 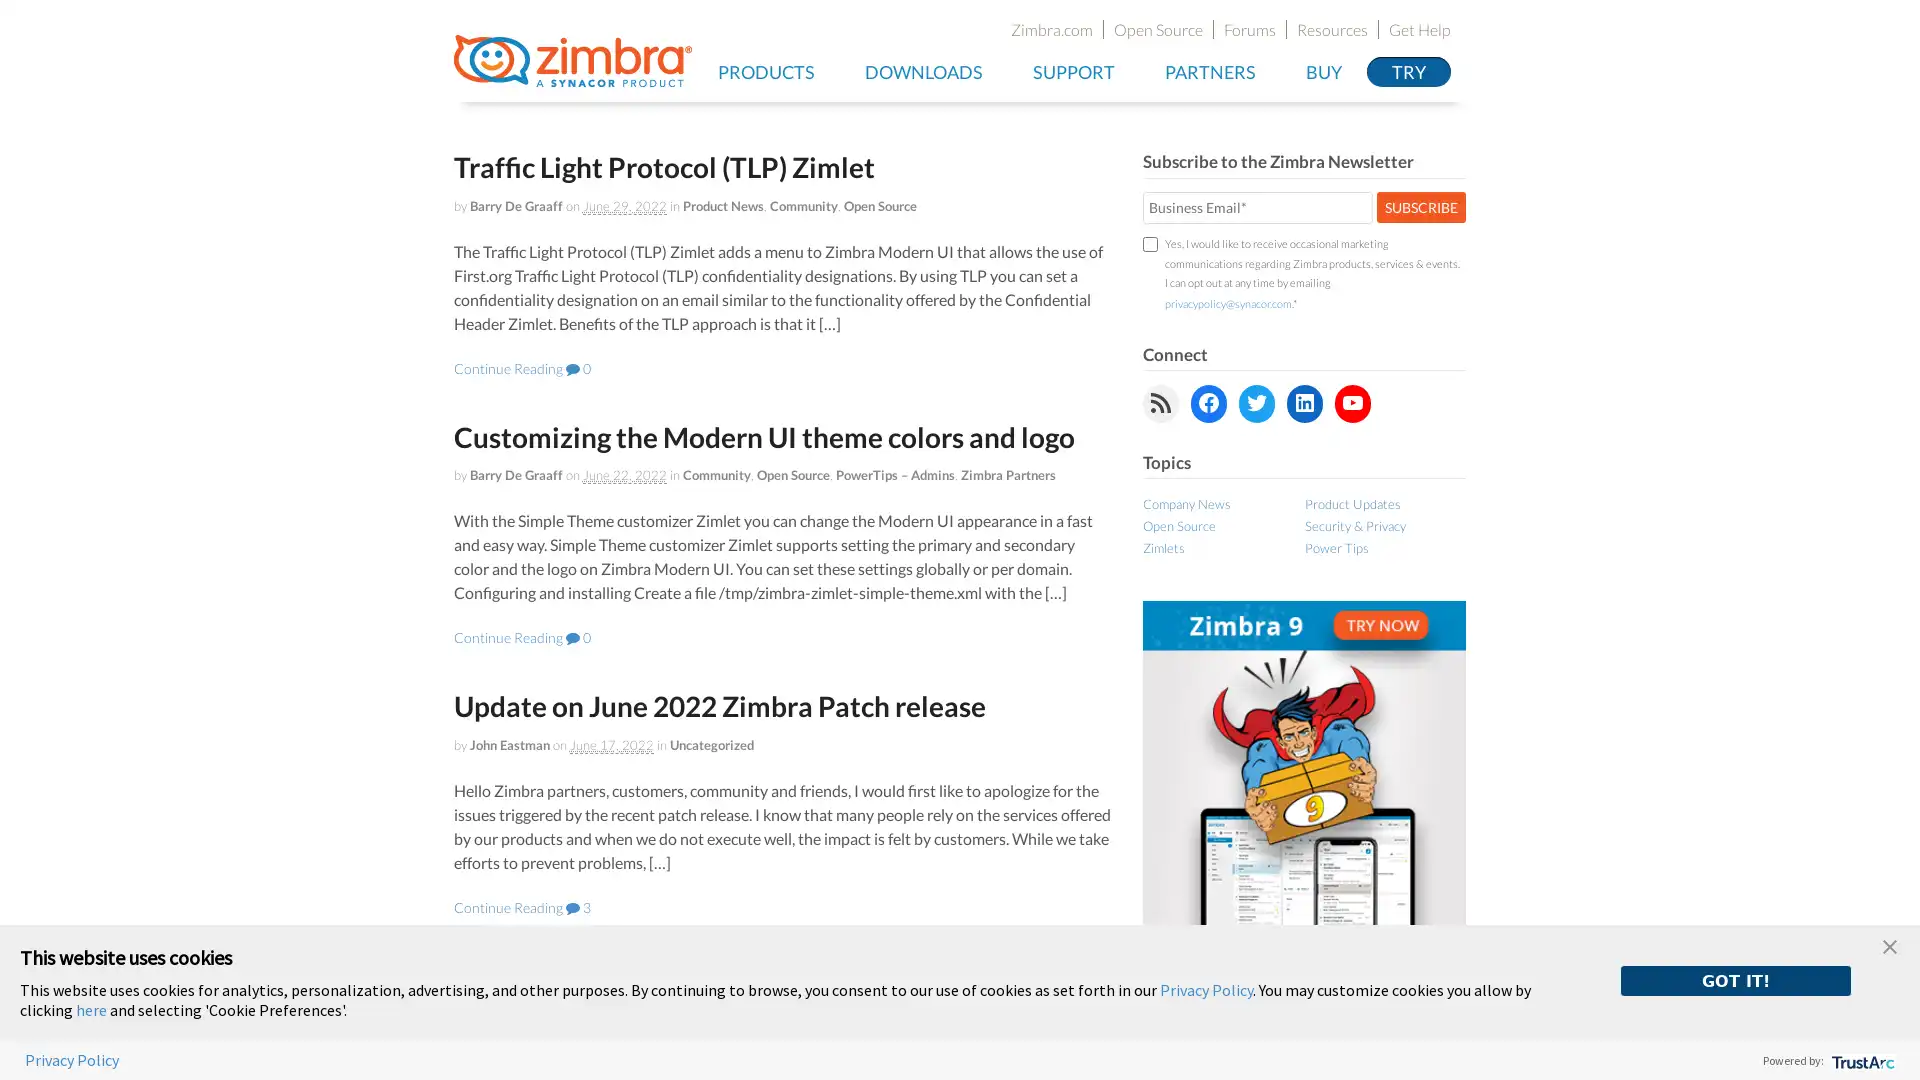 I want to click on GOT IT!, so click(x=1735, y=979).